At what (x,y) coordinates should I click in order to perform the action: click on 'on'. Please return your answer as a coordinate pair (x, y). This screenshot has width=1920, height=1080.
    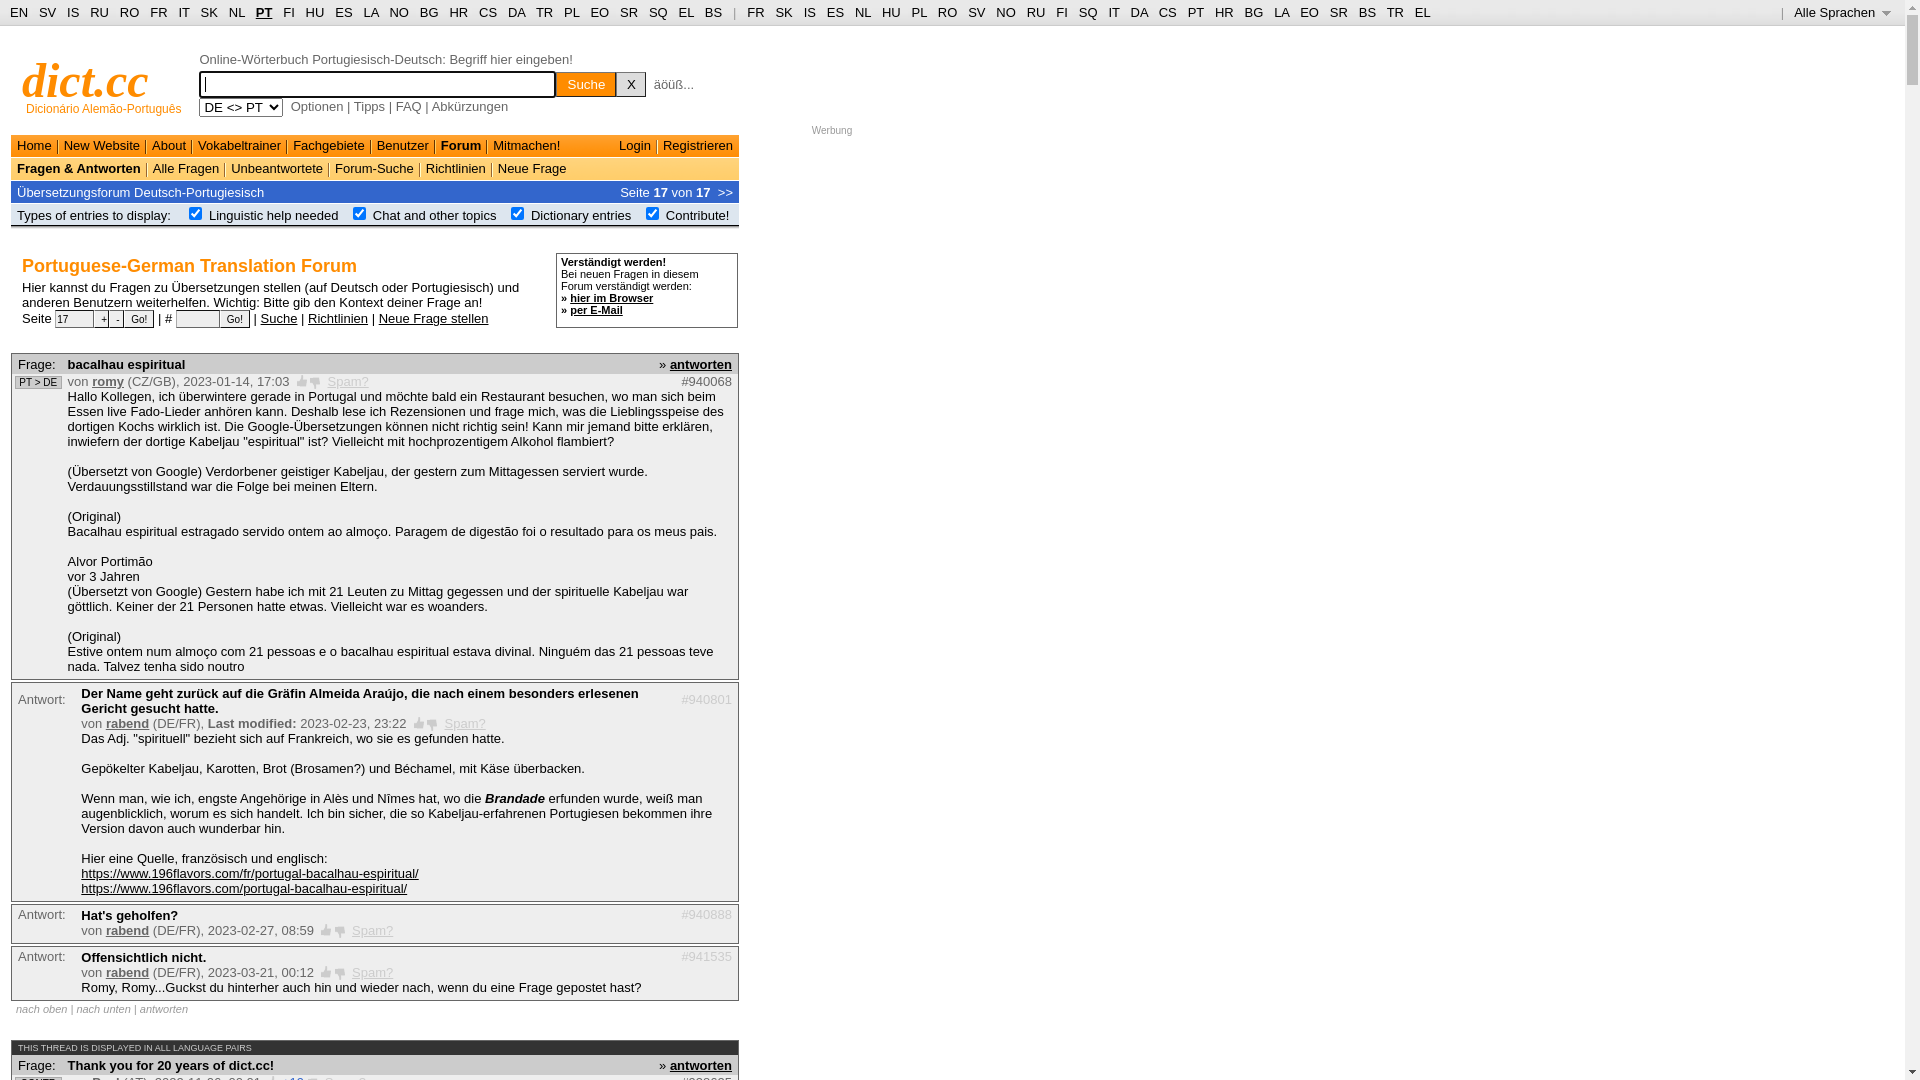
    Looking at the image, I should click on (646, 213).